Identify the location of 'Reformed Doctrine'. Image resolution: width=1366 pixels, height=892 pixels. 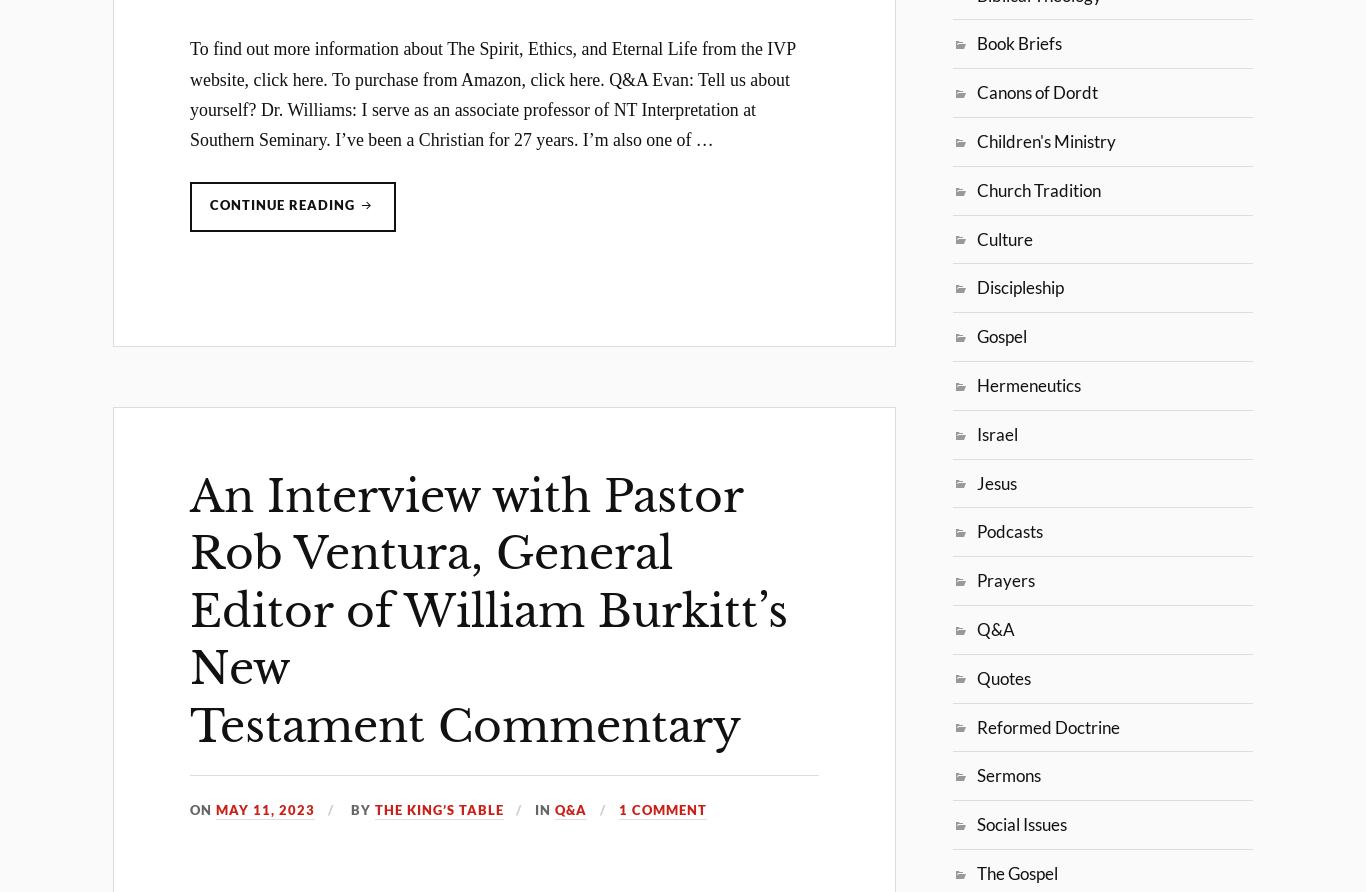
(1047, 726).